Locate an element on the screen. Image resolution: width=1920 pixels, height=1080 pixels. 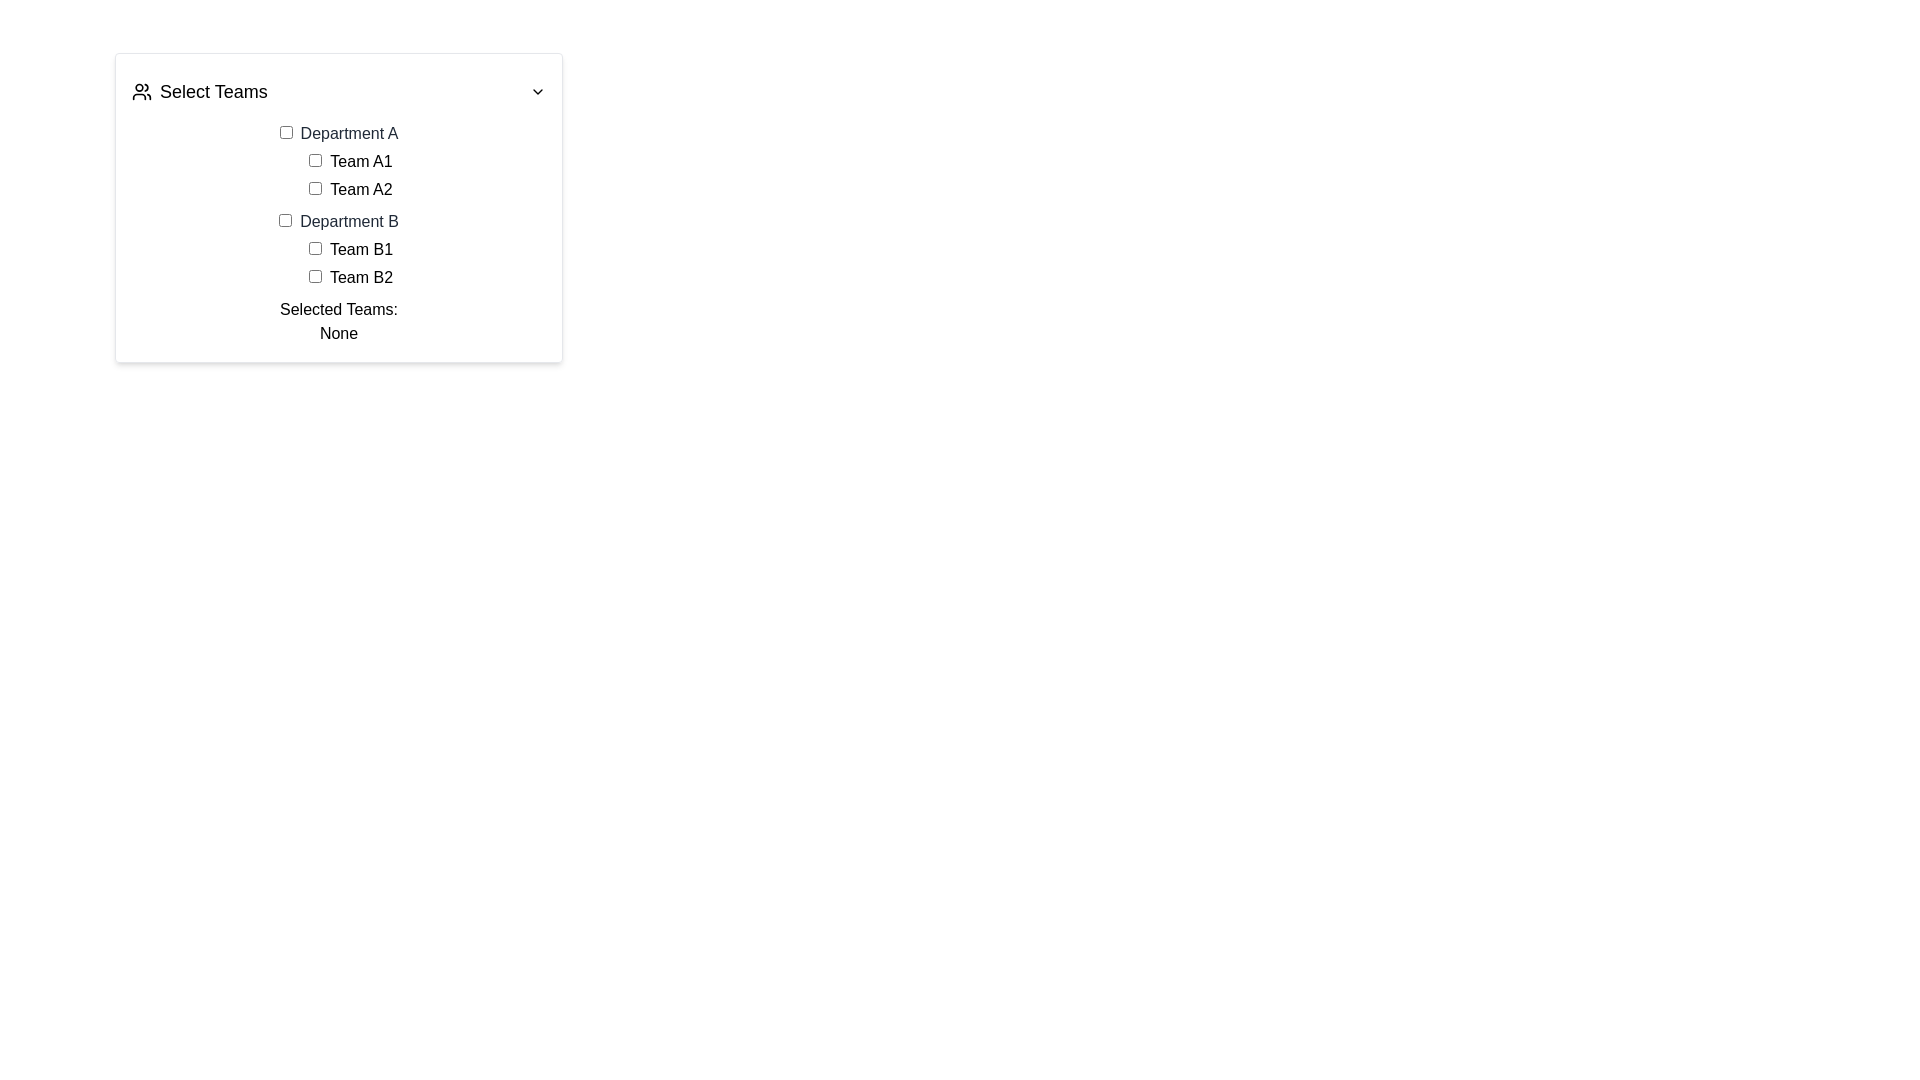
'Team B1' label located within the 'Select Teams' collapsible menu under 'Department B', positioned to the right of its associated checkbox is located at coordinates (361, 248).